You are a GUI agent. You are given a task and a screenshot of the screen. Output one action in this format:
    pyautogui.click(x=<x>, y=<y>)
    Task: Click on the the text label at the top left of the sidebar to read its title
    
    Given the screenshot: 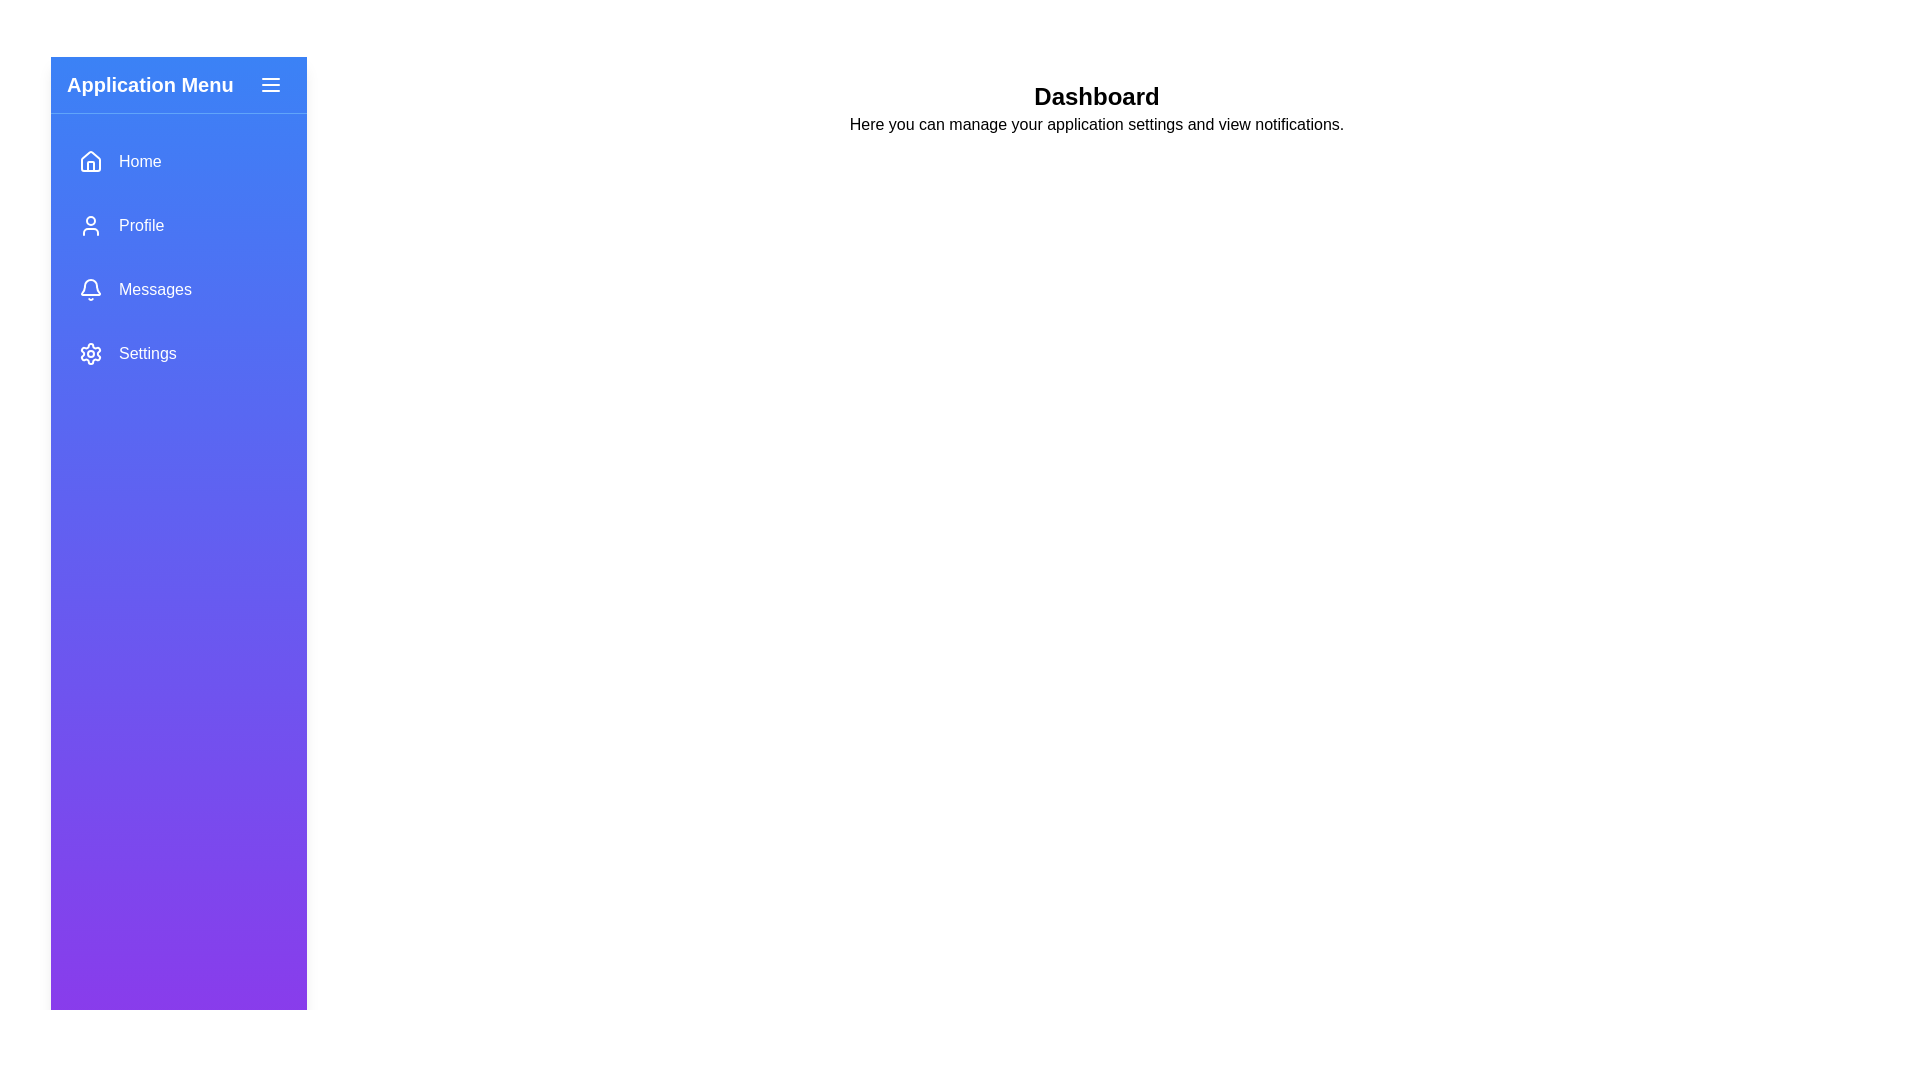 What is the action you would take?
    pyautogui.click(x=149, y=83)
    